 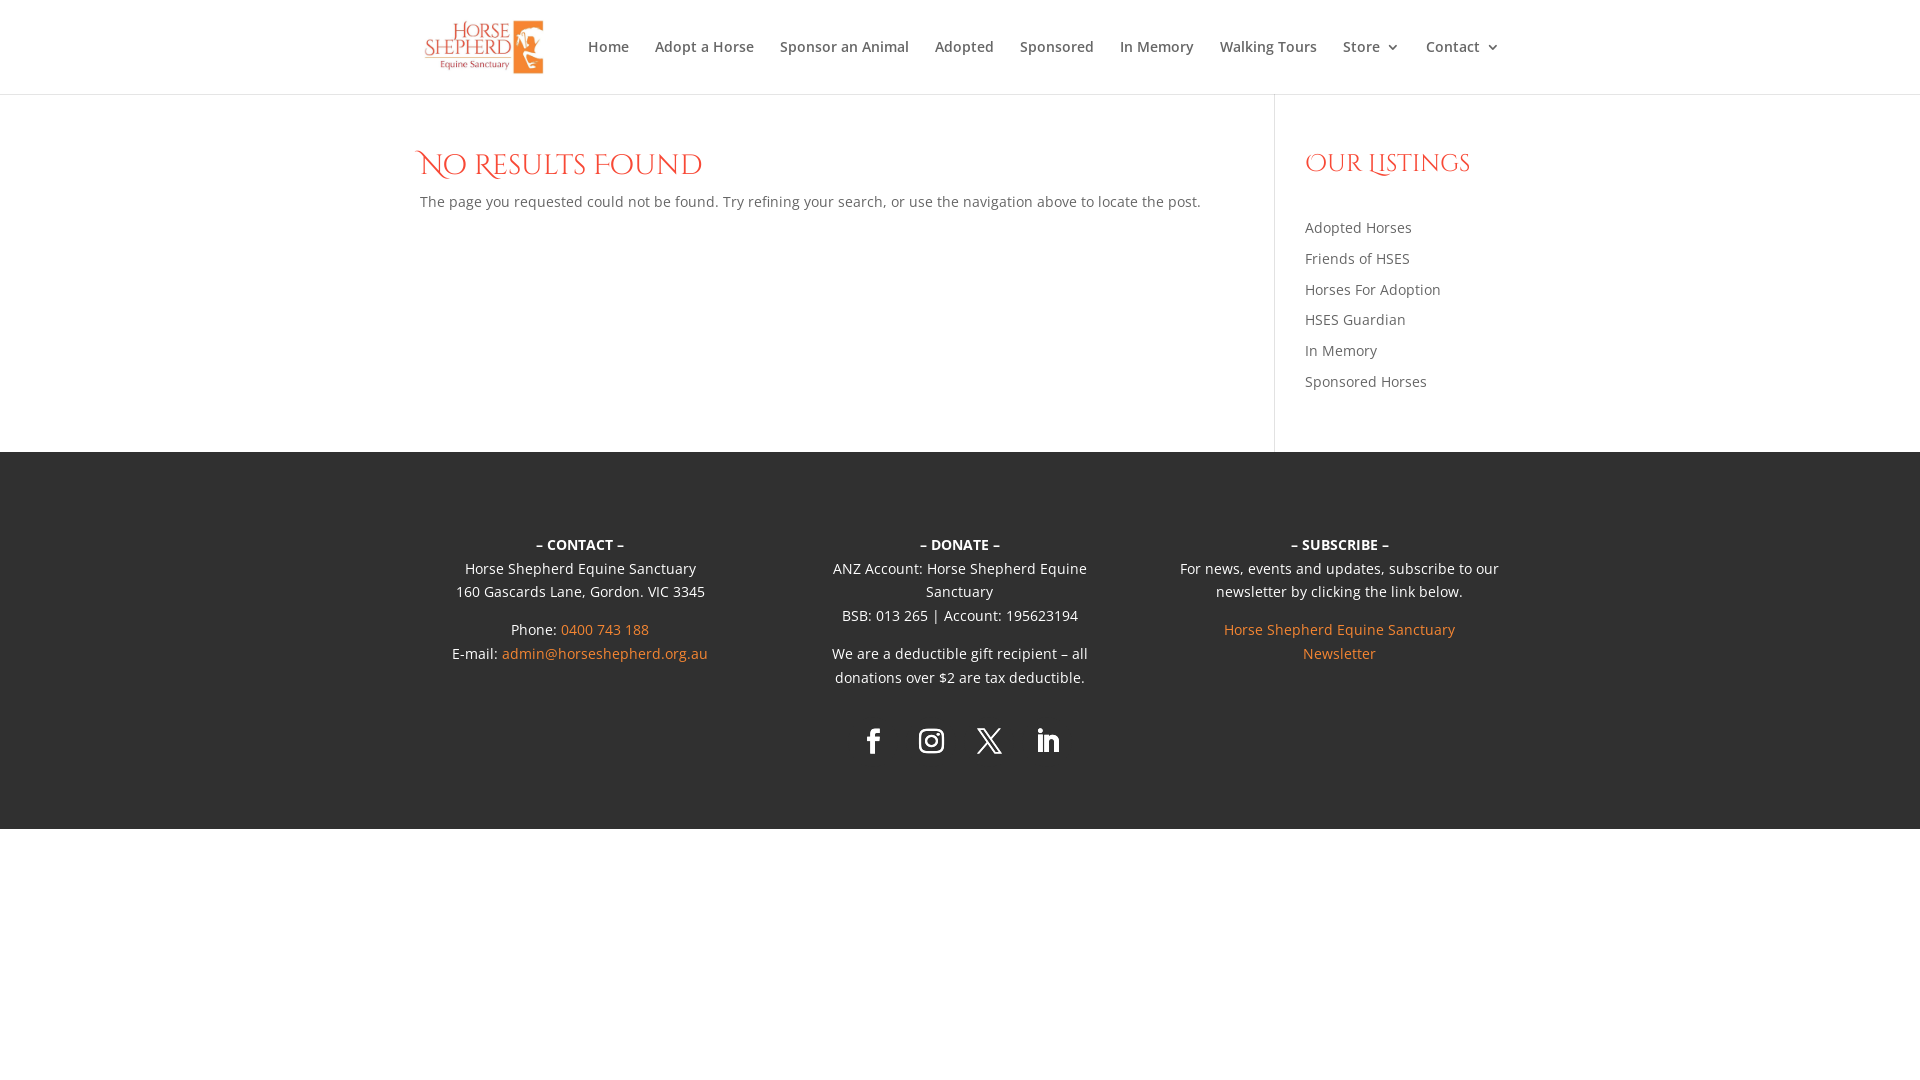 What do you see at coordinates (1267, 65) in the screenshot?
I see `'Walking Tours'` at bounding box center [1267, 65].